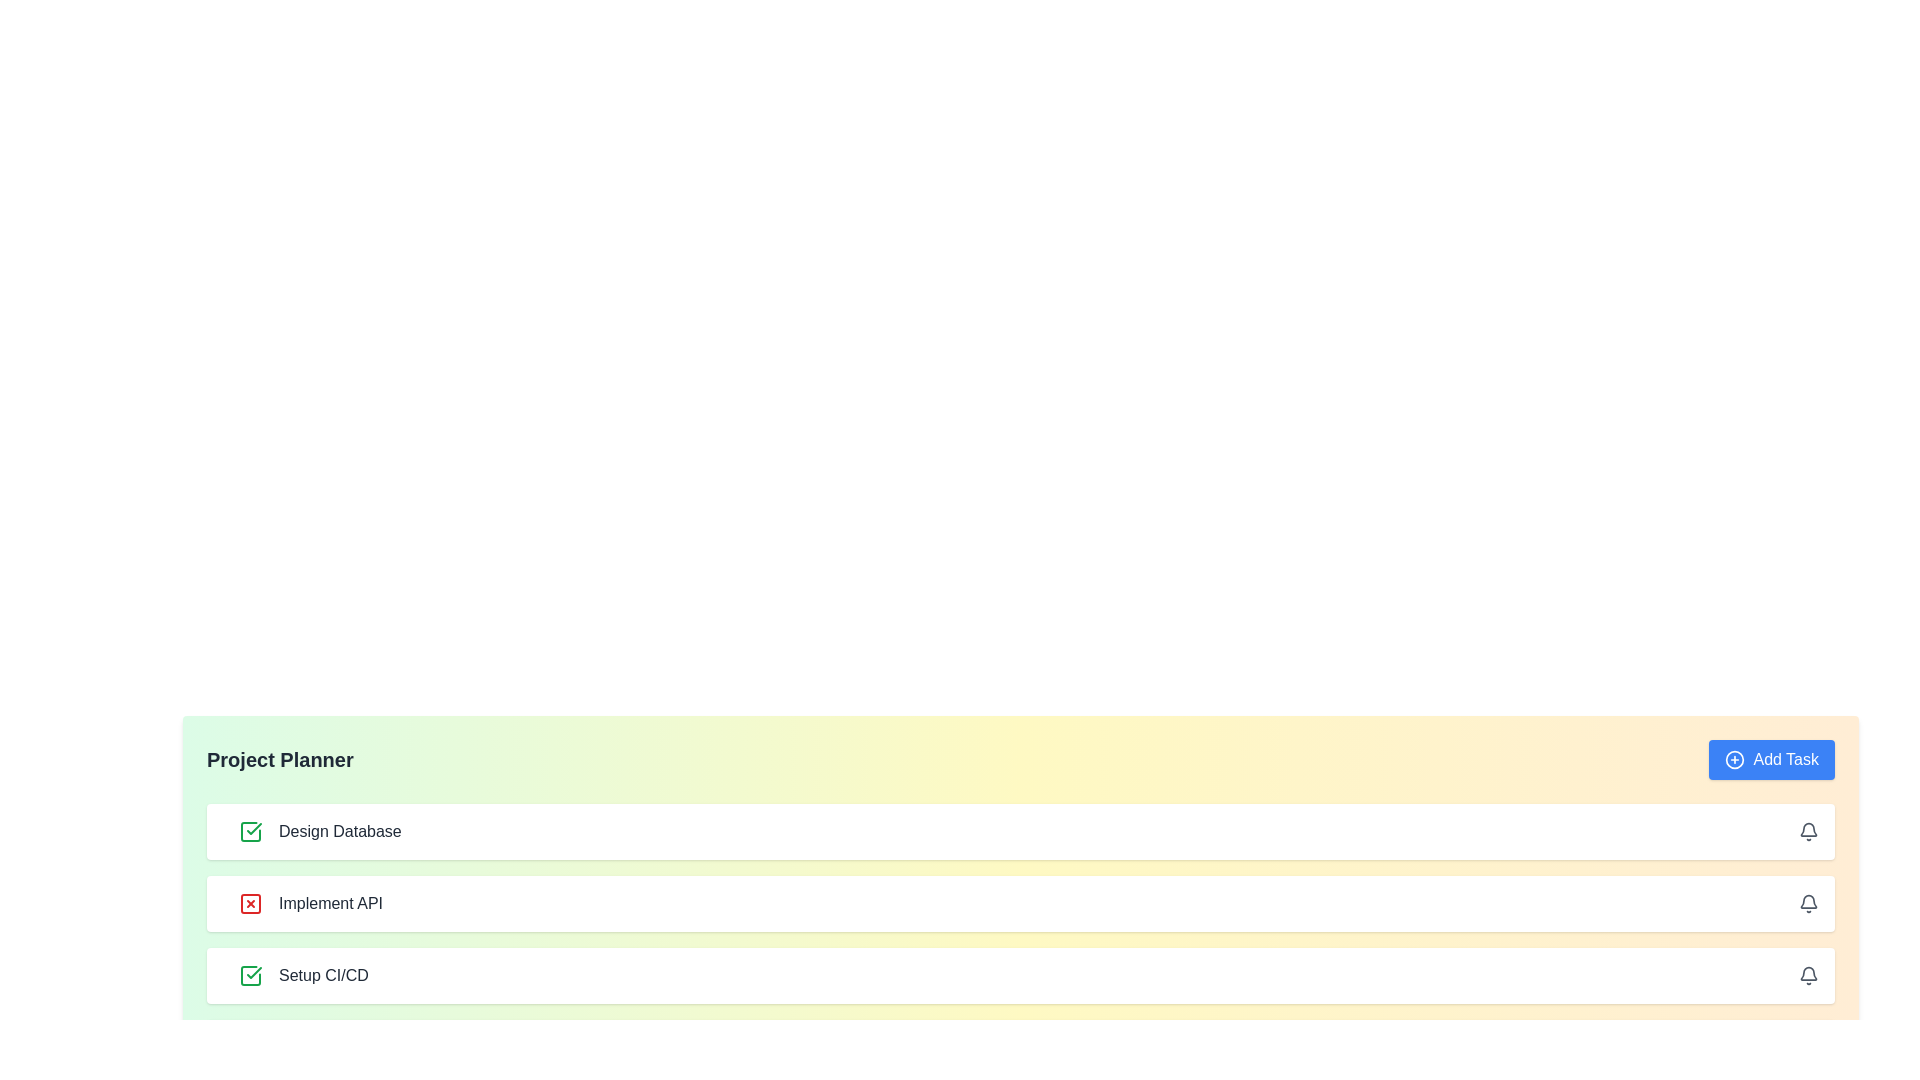  I want to click on the 'Add Task' button to add a new task, so click(1771, 759).